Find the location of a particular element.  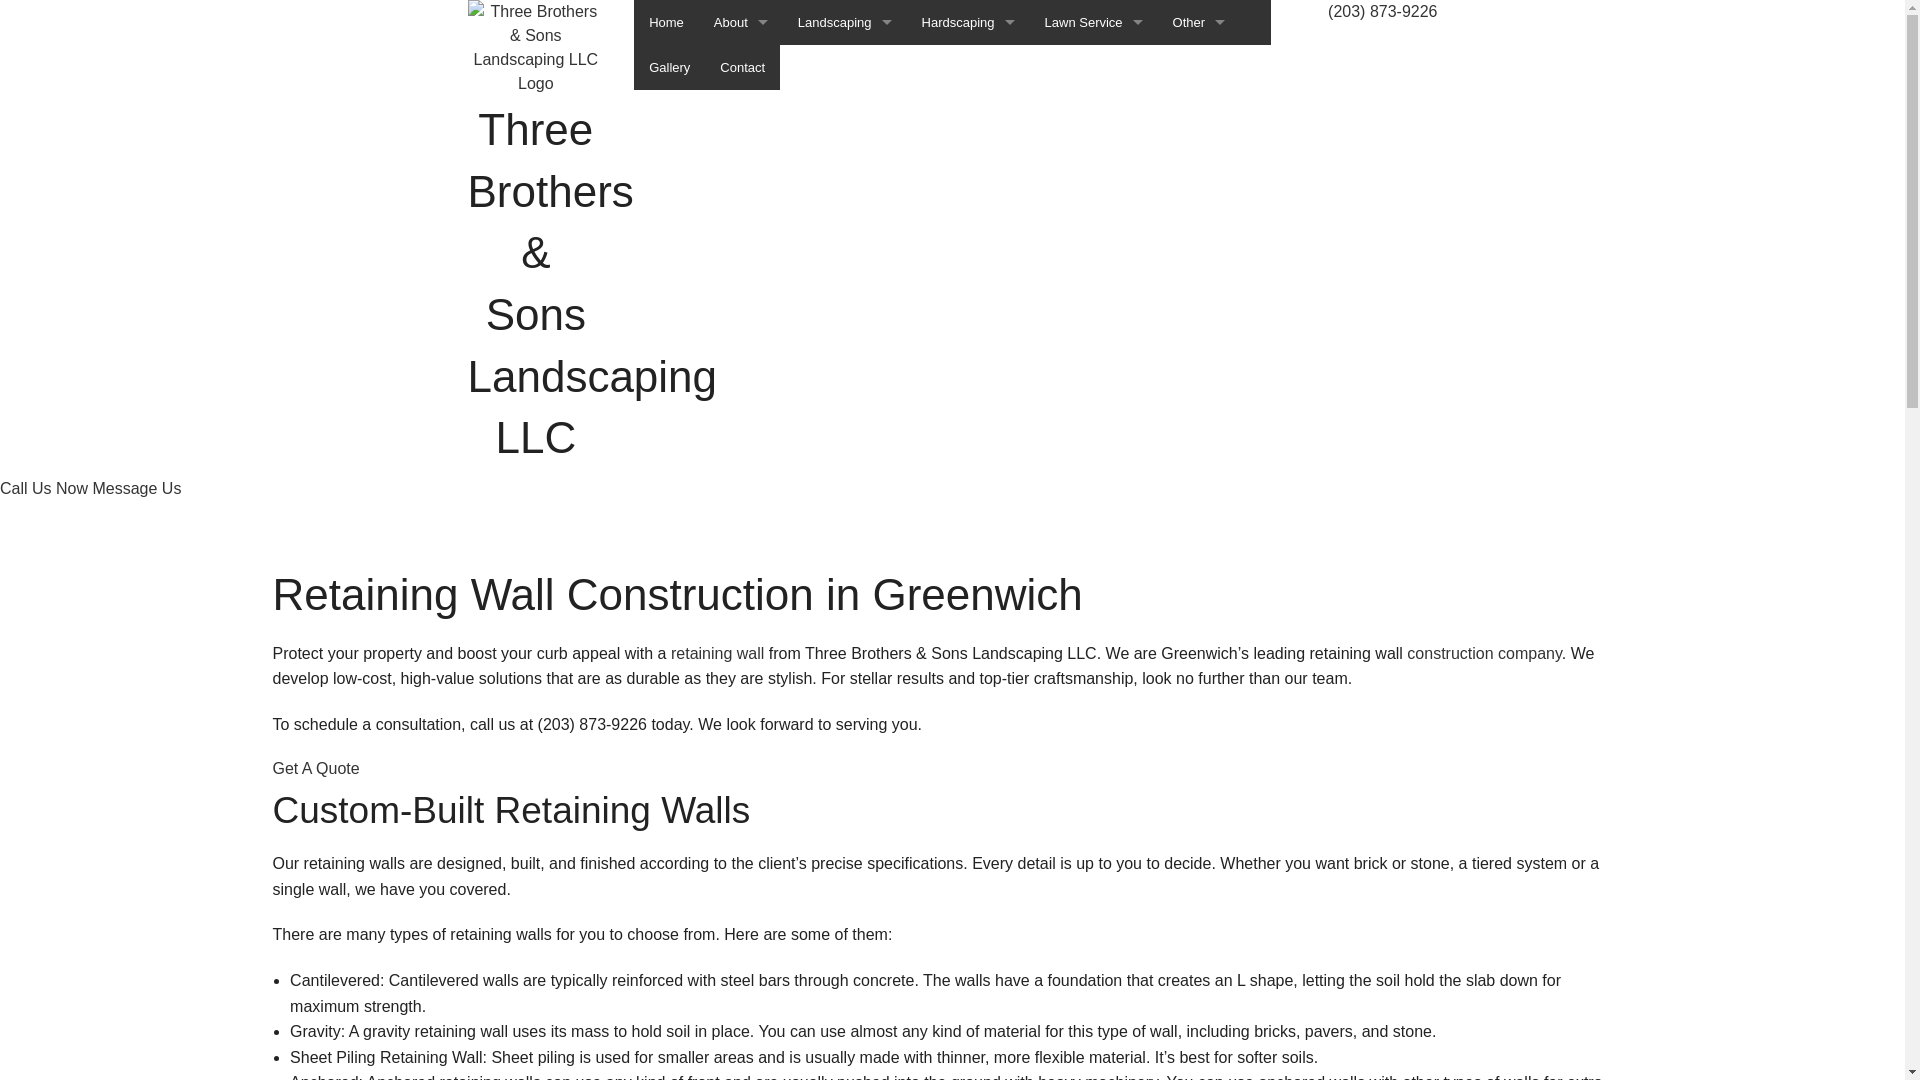

'Mulching' is located at coordinates (1157, 202).